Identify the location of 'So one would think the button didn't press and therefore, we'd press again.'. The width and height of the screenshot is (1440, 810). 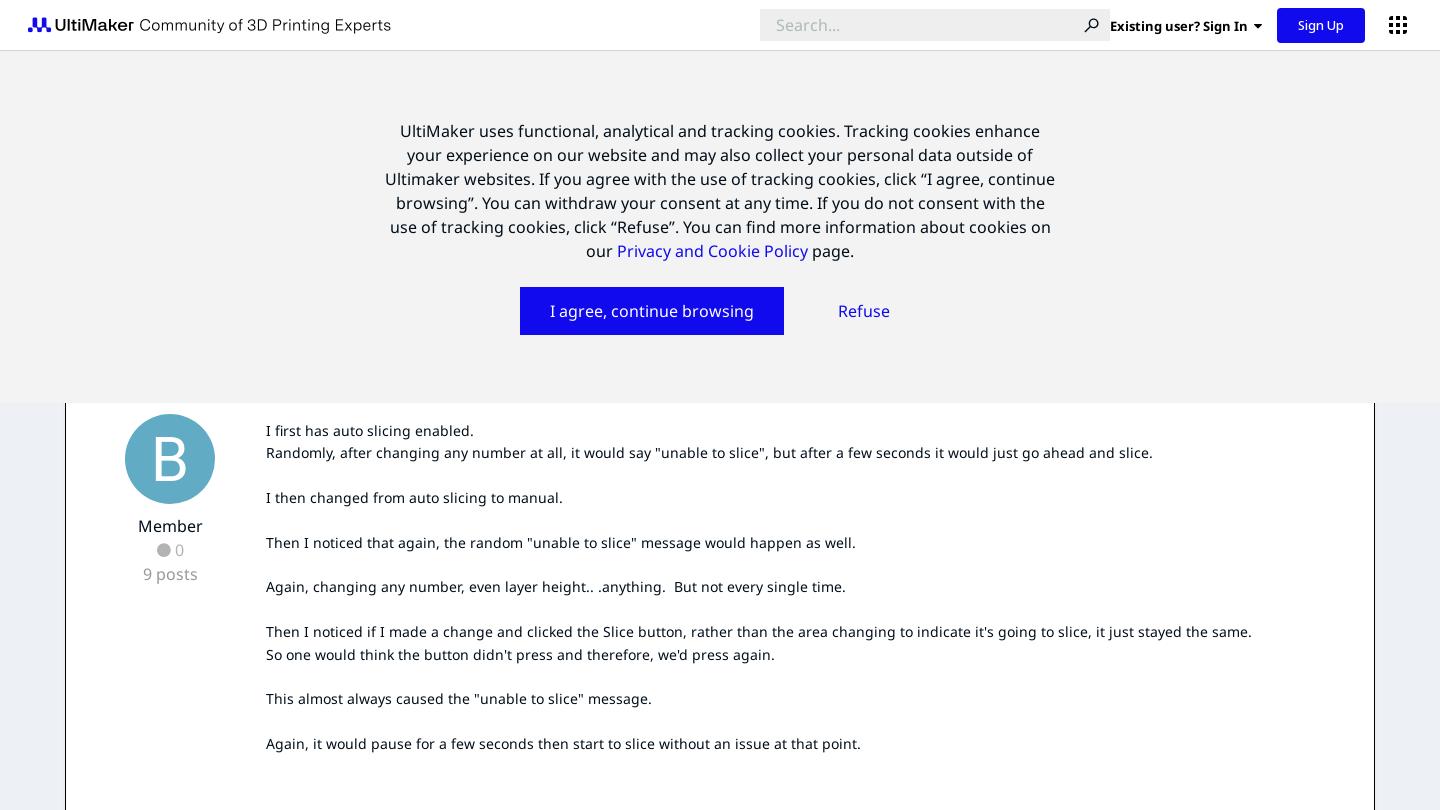
(519, 652).